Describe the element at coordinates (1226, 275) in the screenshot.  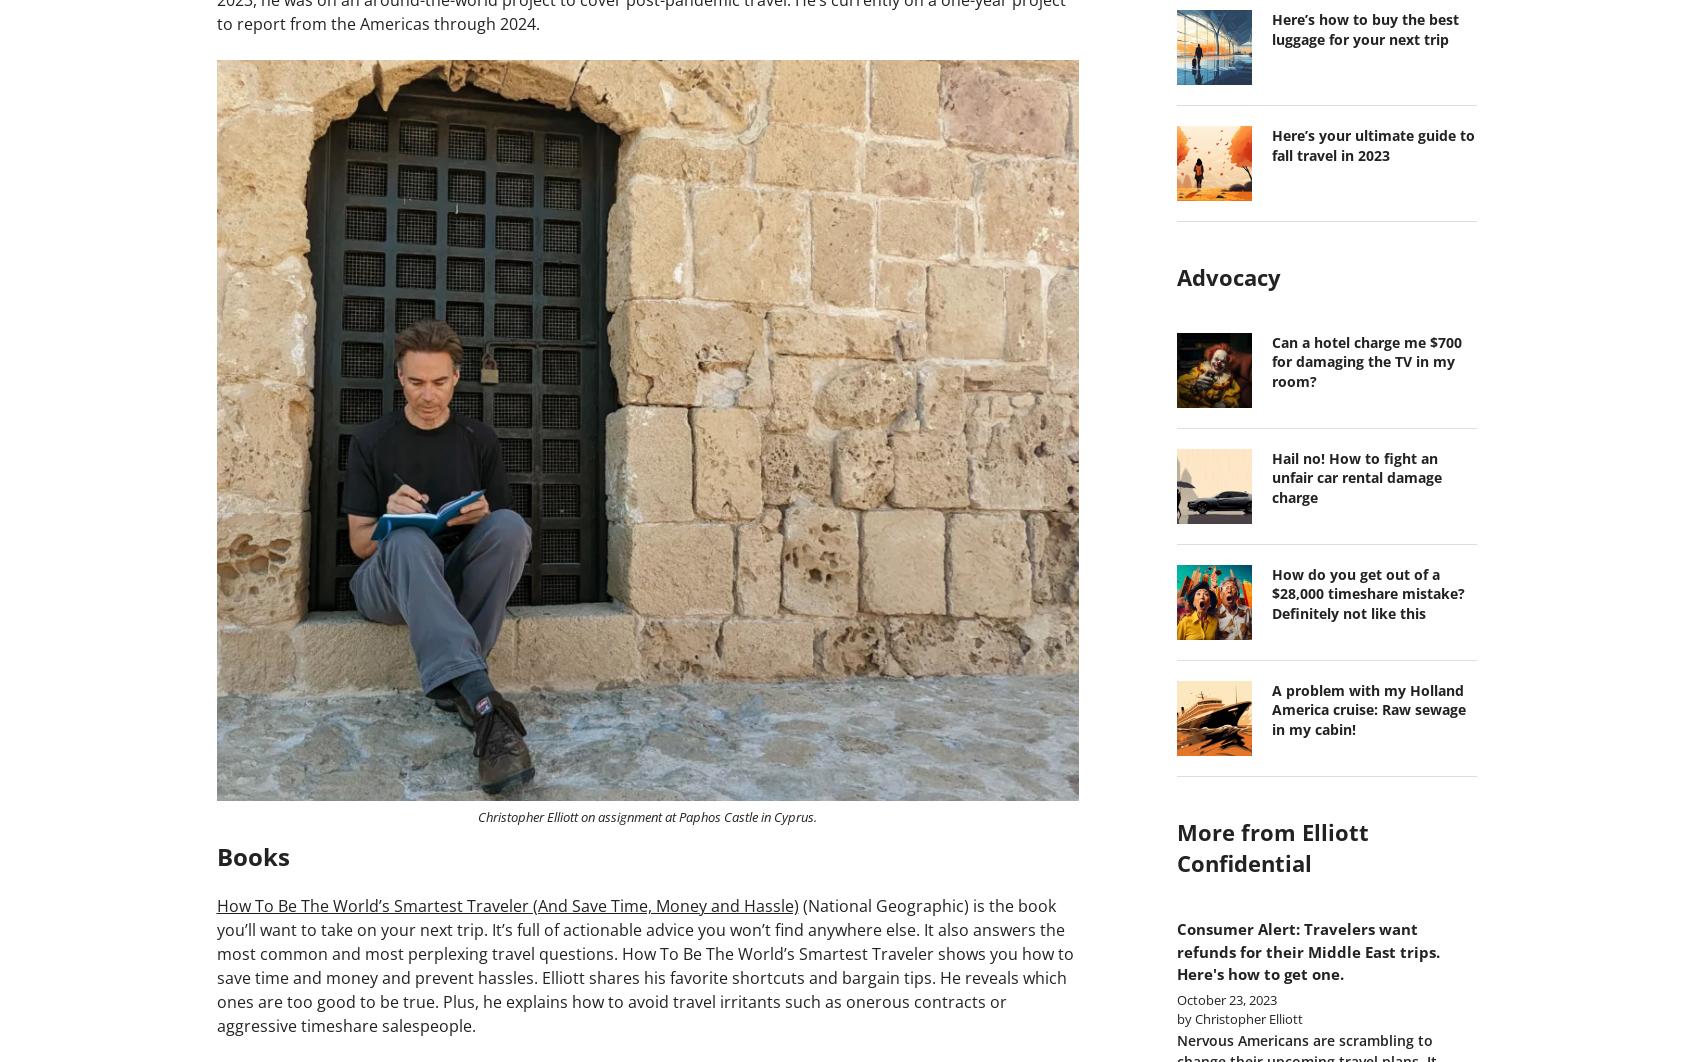
I see `'Advocacy'` at that location.